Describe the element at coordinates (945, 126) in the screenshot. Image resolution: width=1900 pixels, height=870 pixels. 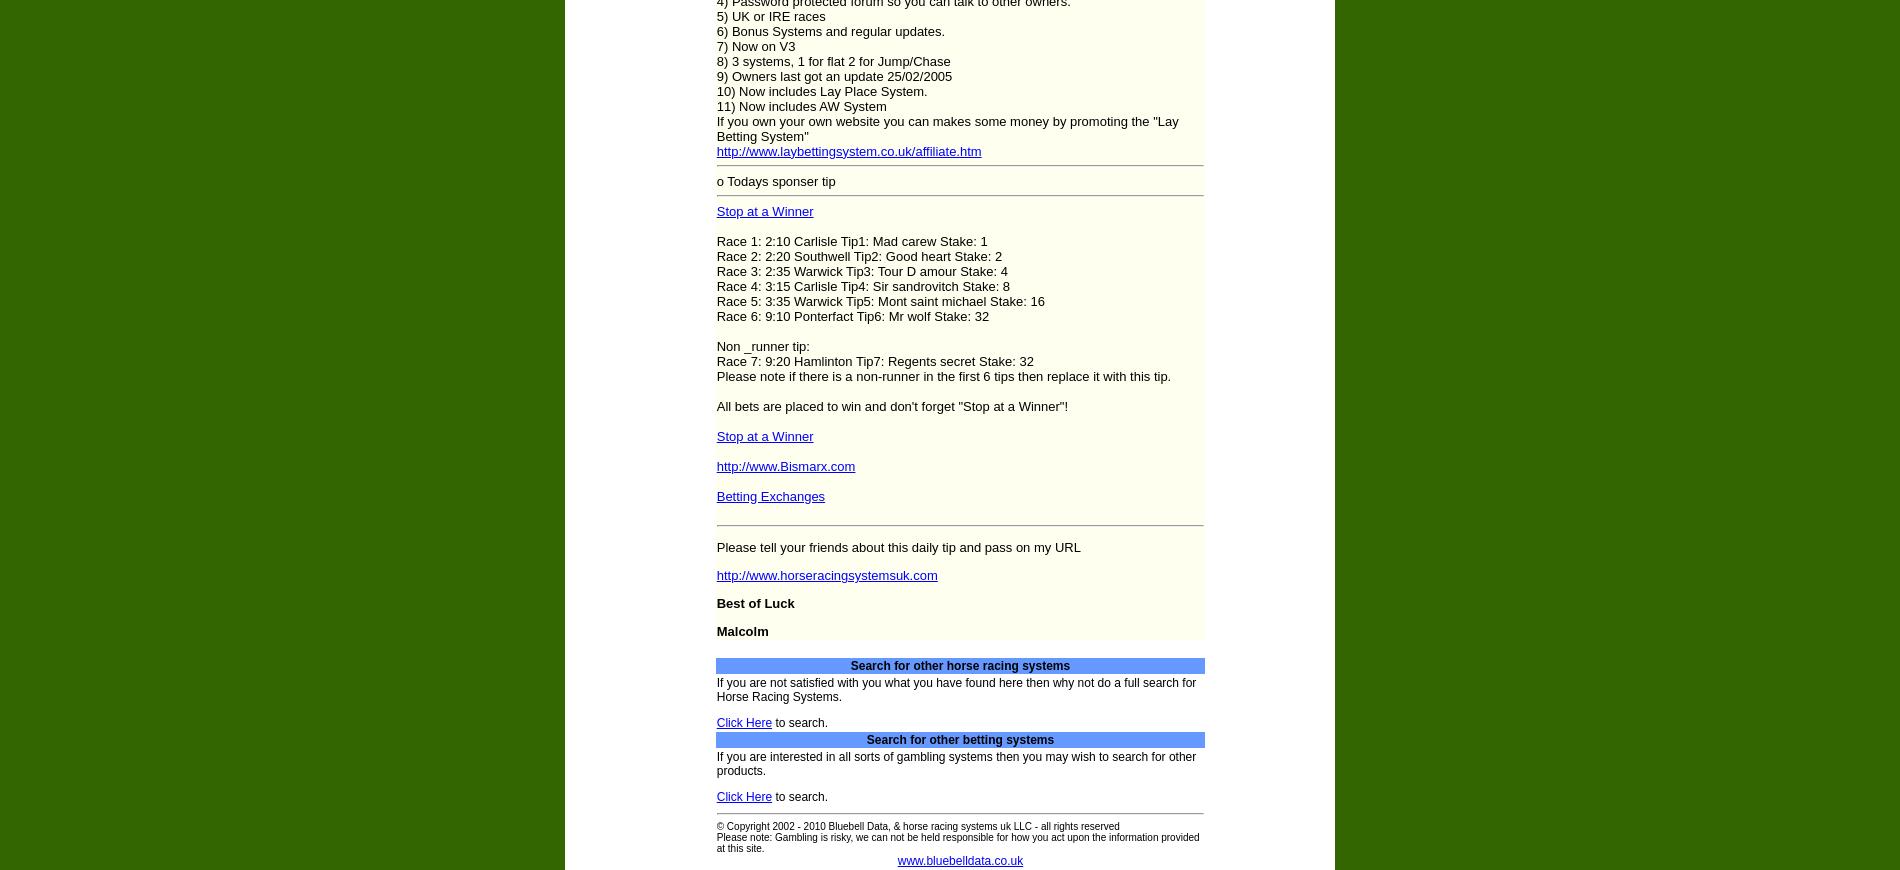
I see `'If you own your own website you can makes some money by promoting the
"Lay Betting System"'` at that location.